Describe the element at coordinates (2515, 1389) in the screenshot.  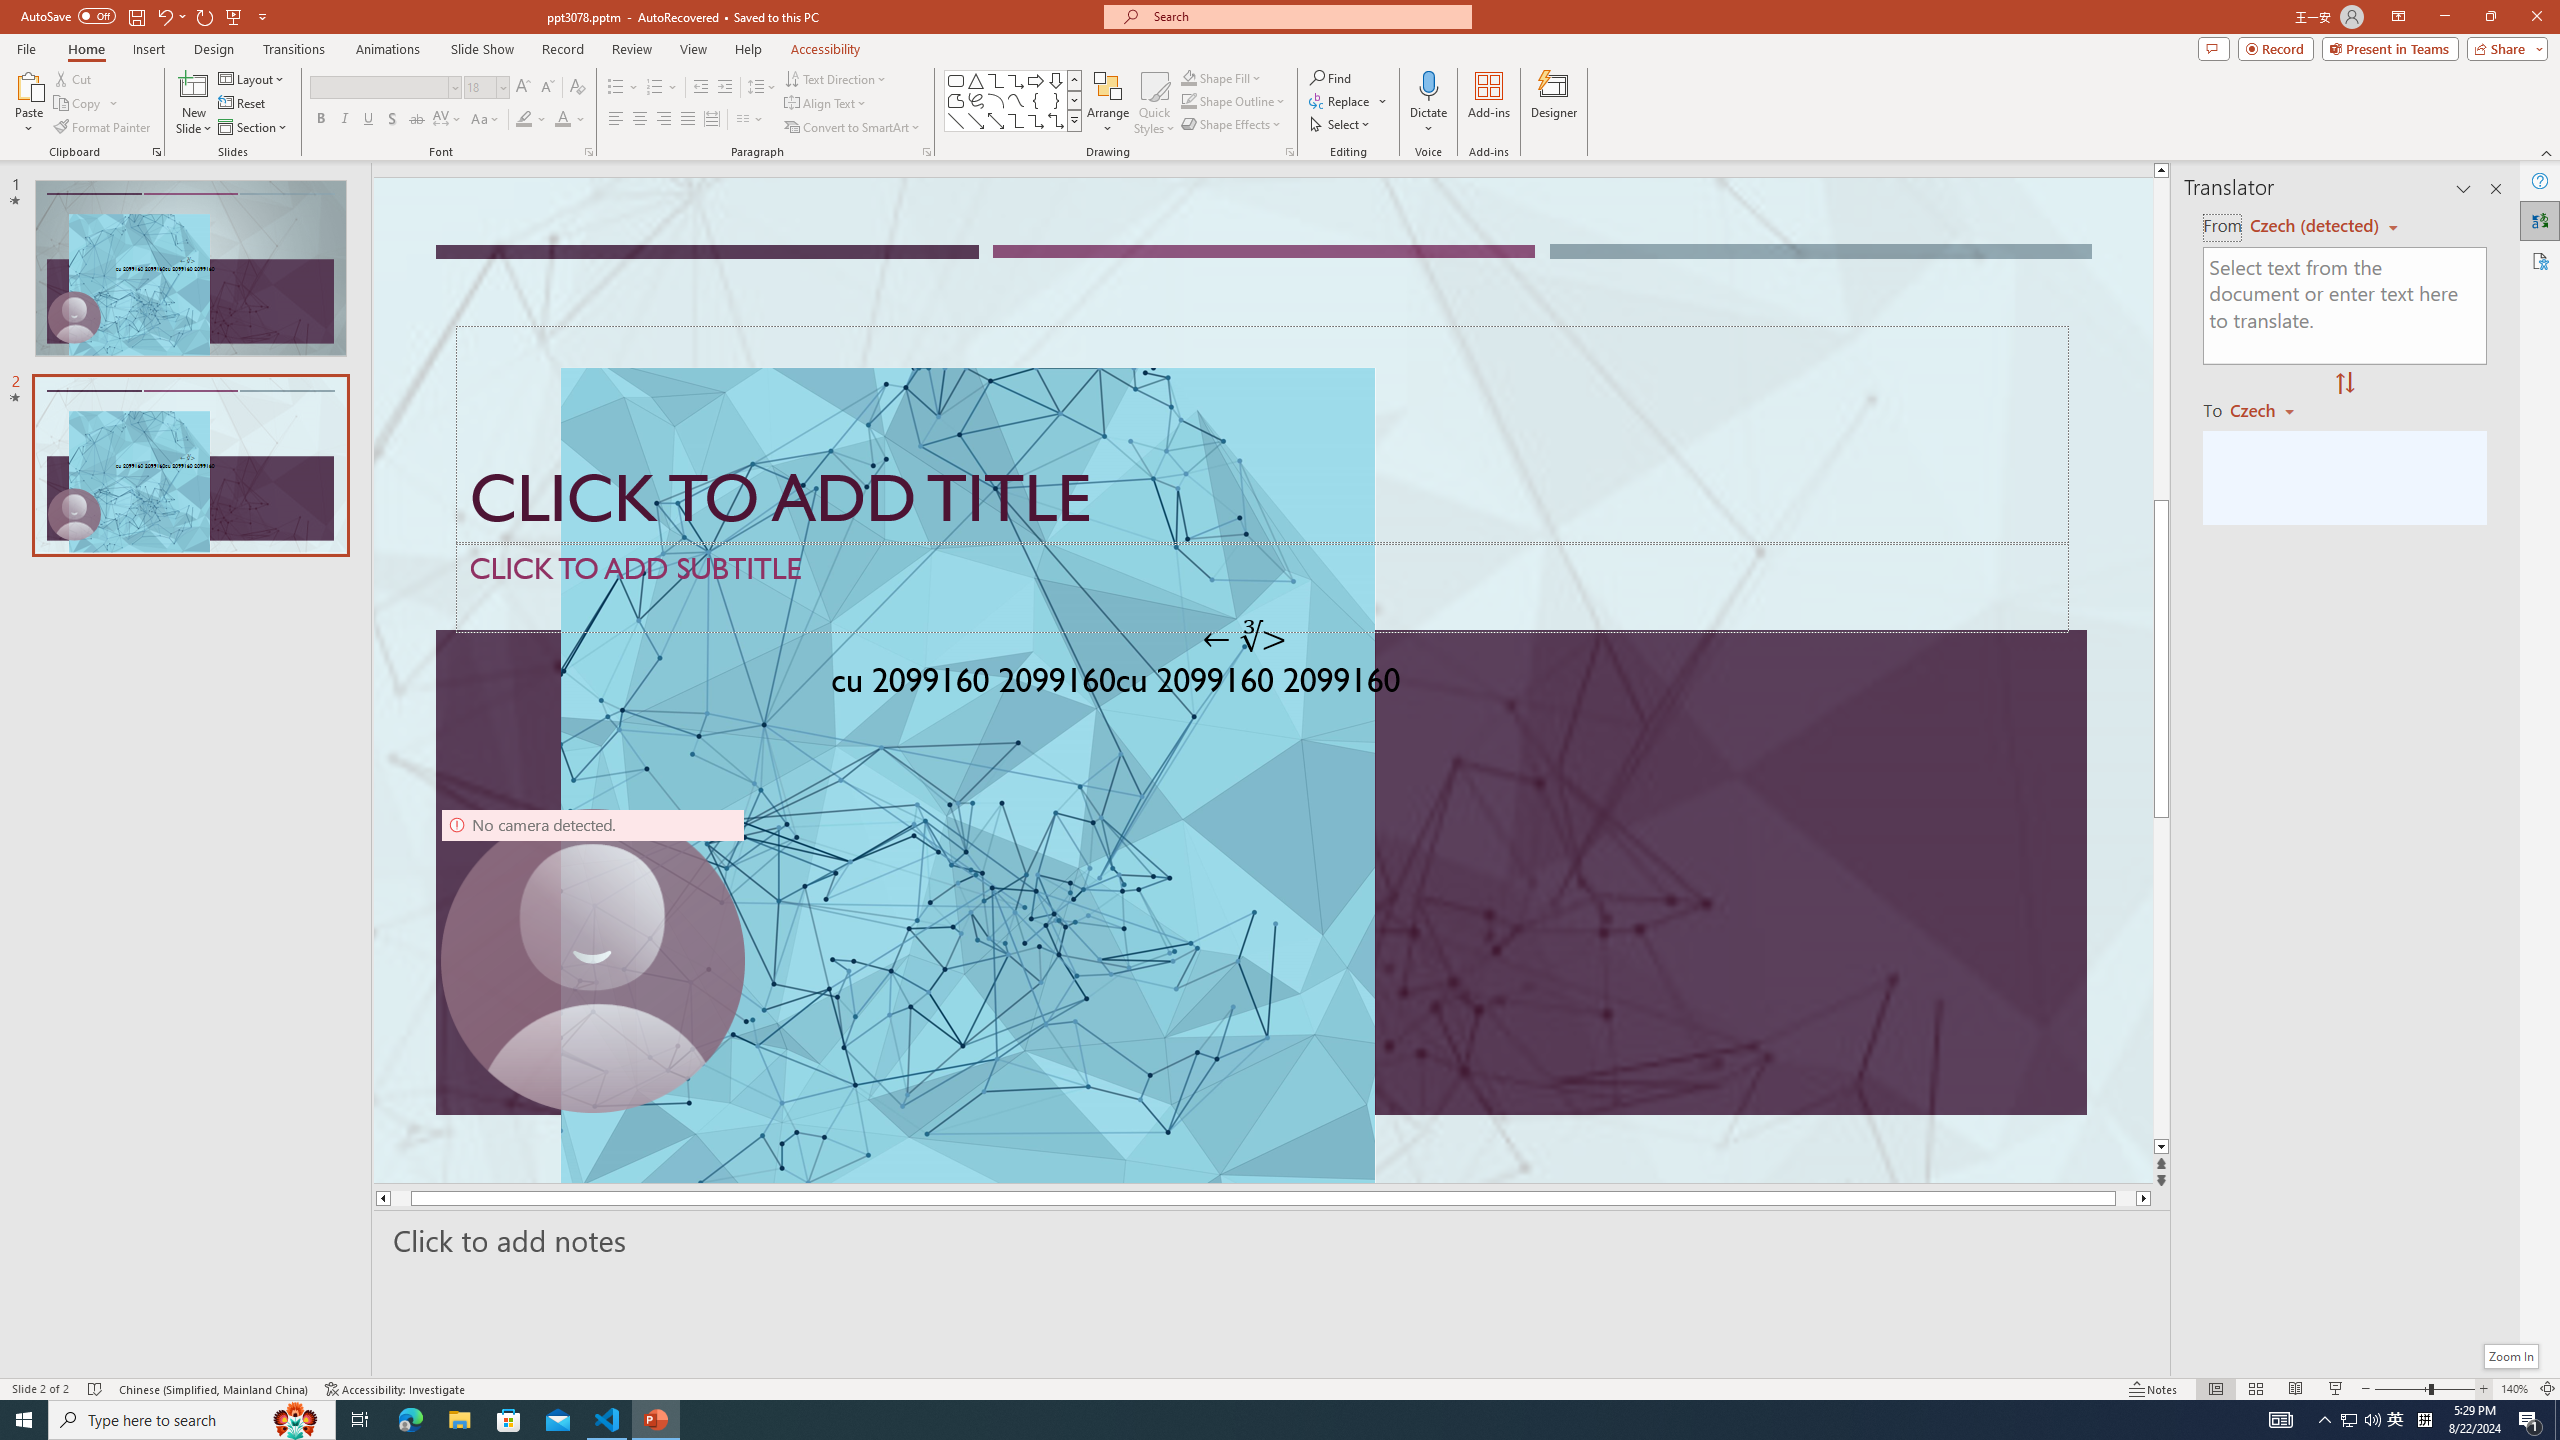
I see `'Zoom 140%'` at that location.